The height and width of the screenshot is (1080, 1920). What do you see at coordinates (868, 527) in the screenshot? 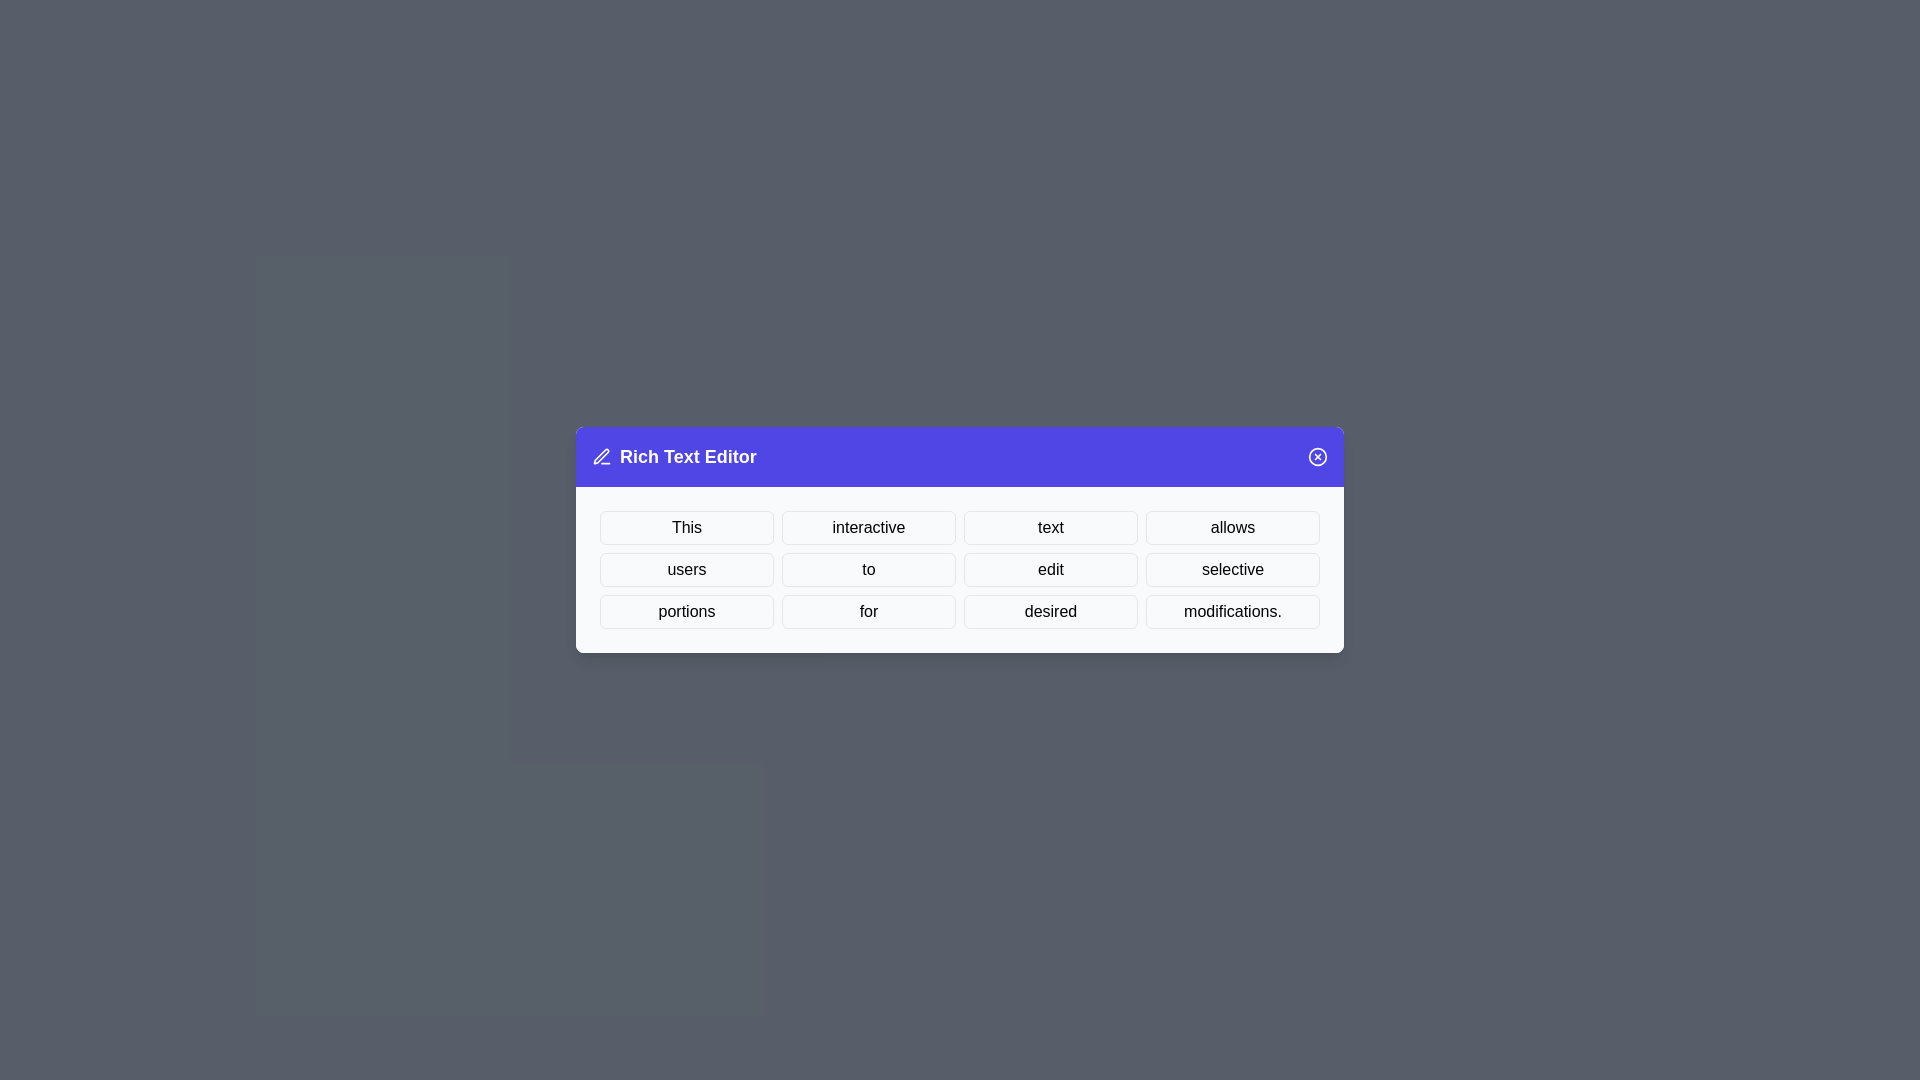
I see `the word interactive to select it` at bounding box center [868, 527].